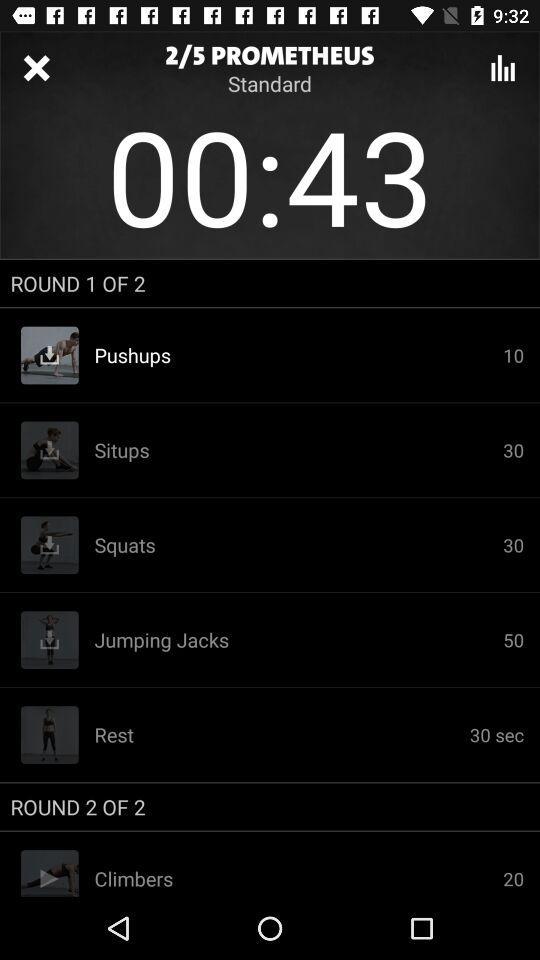  What do you see at coordinates (502, 68) in the screenshot?
I see `the icon above the 00:43 item` at bounding box center [502, 68].